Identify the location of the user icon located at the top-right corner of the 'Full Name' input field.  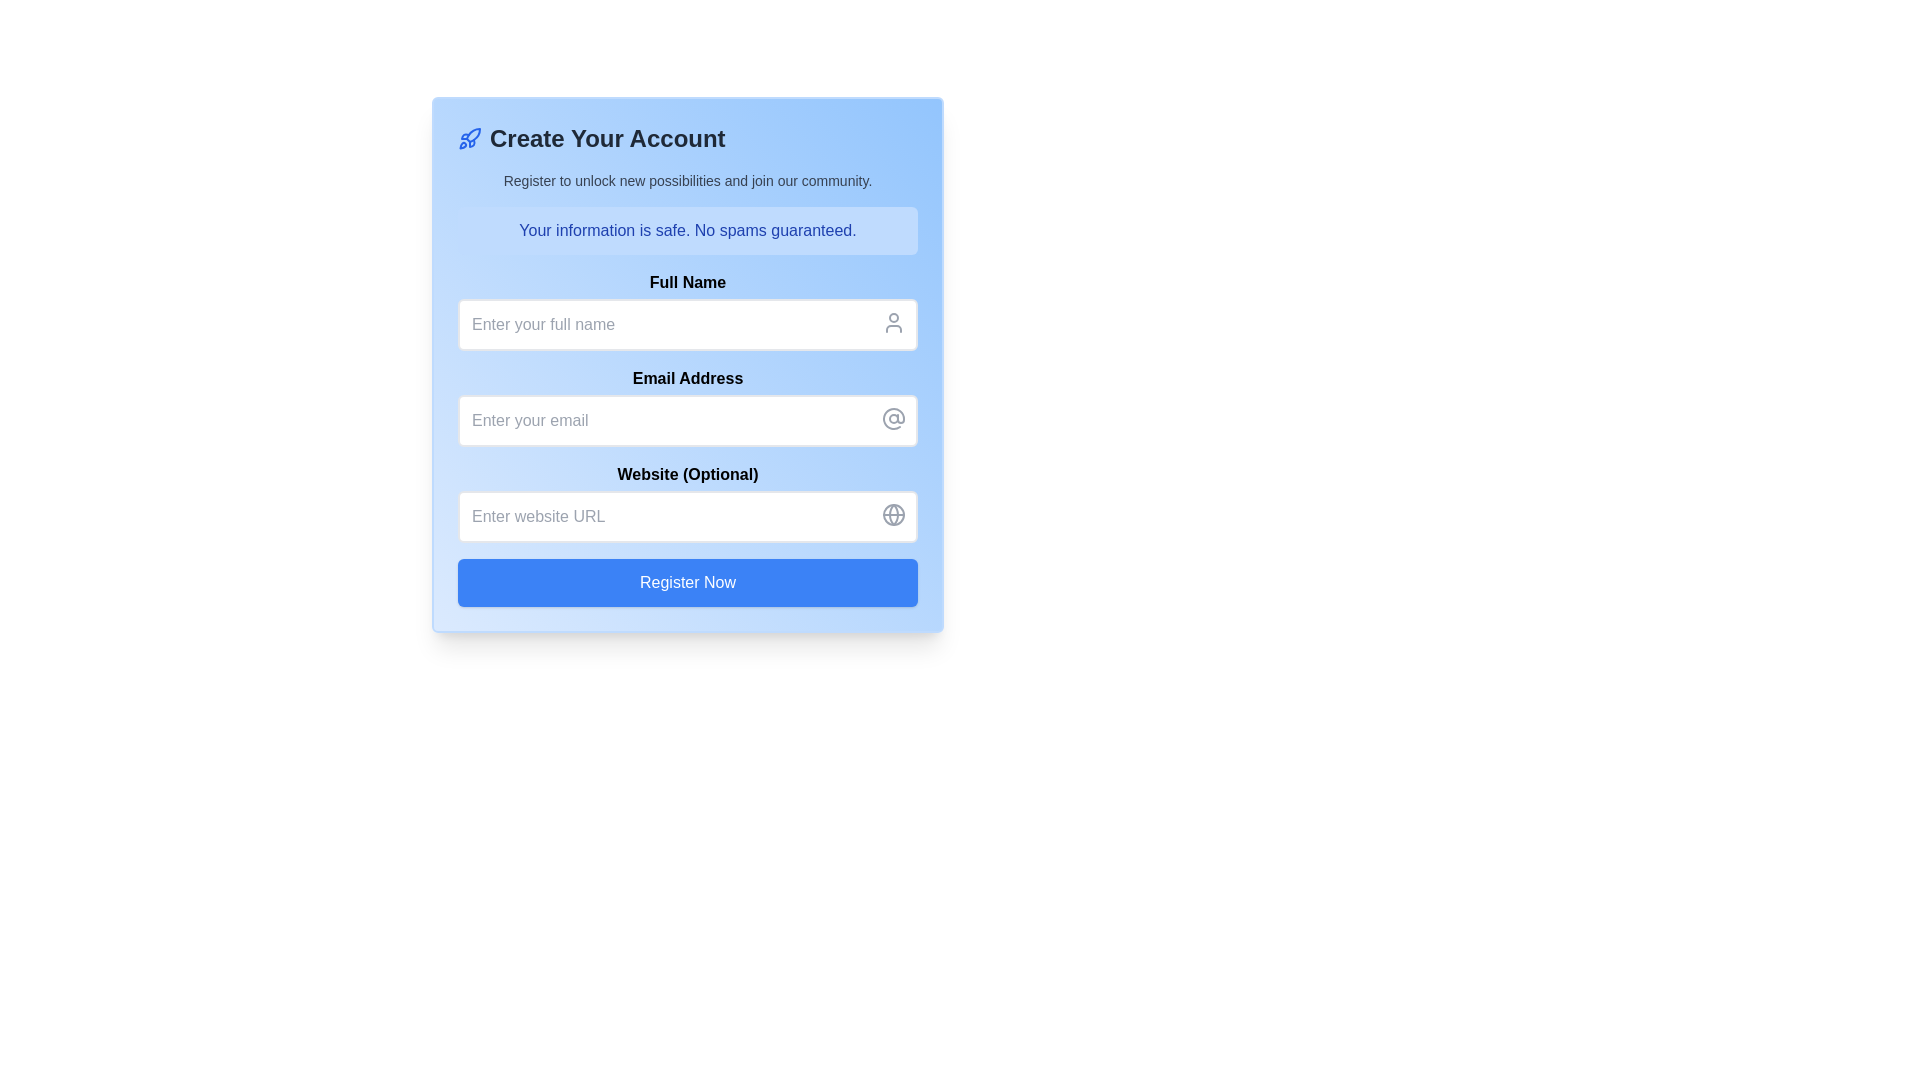
(892, 322).